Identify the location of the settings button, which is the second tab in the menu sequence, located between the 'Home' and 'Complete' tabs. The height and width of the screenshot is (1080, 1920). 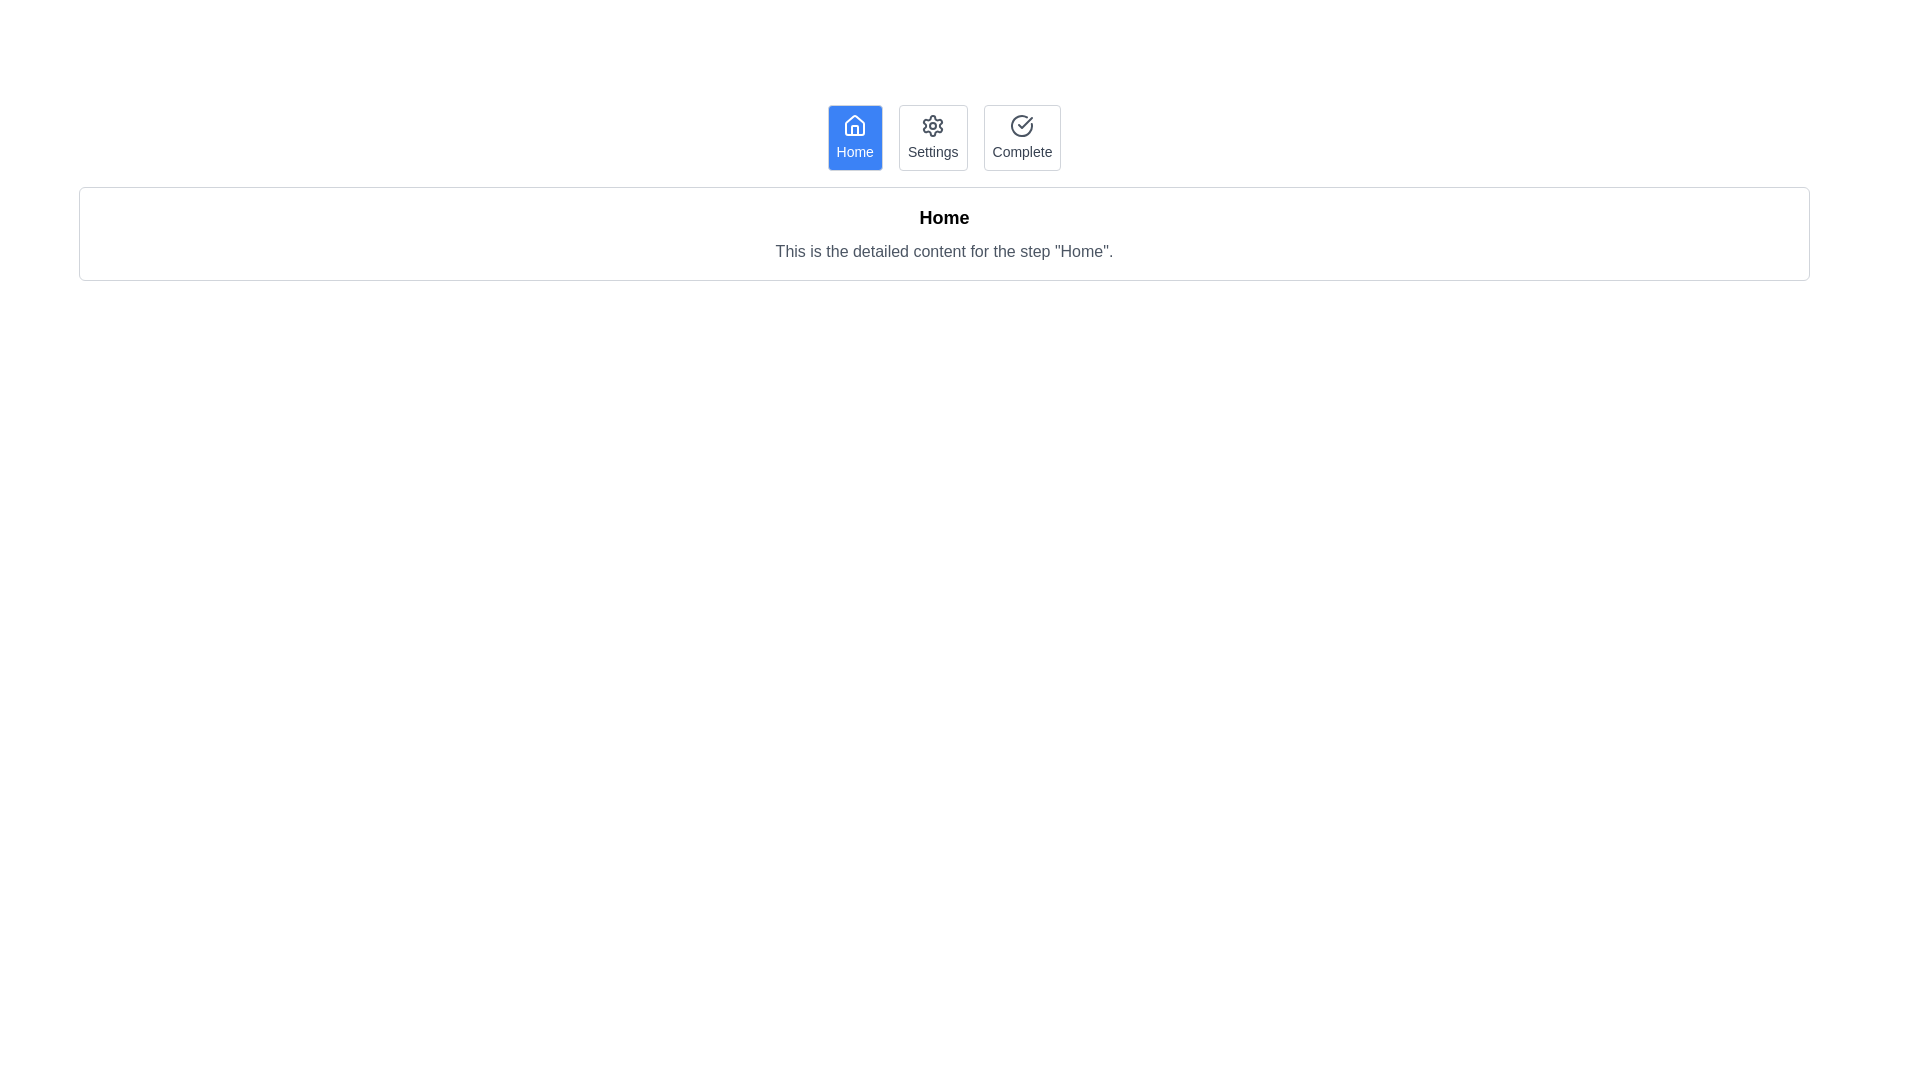
(943, 137).